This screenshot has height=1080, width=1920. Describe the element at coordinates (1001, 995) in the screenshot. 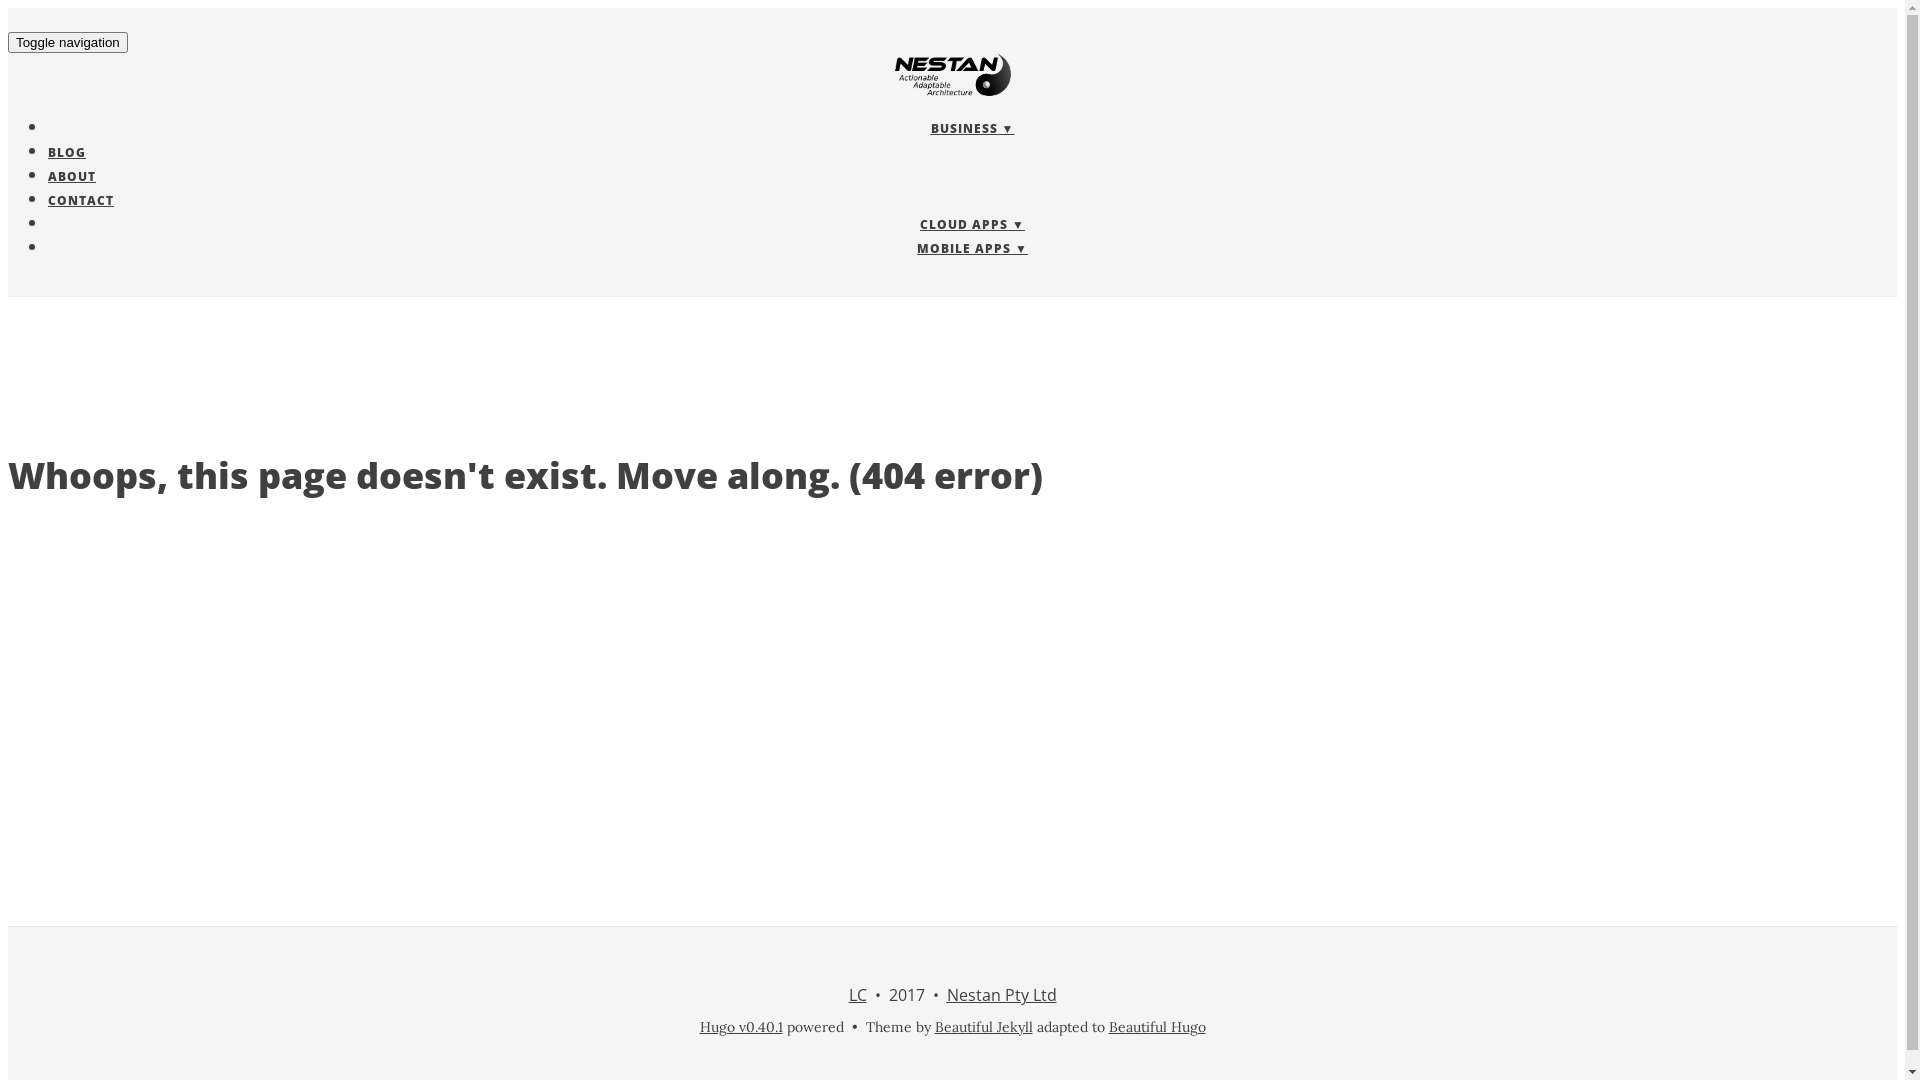

I see `'Nestan Pty Ltd'` at that location.